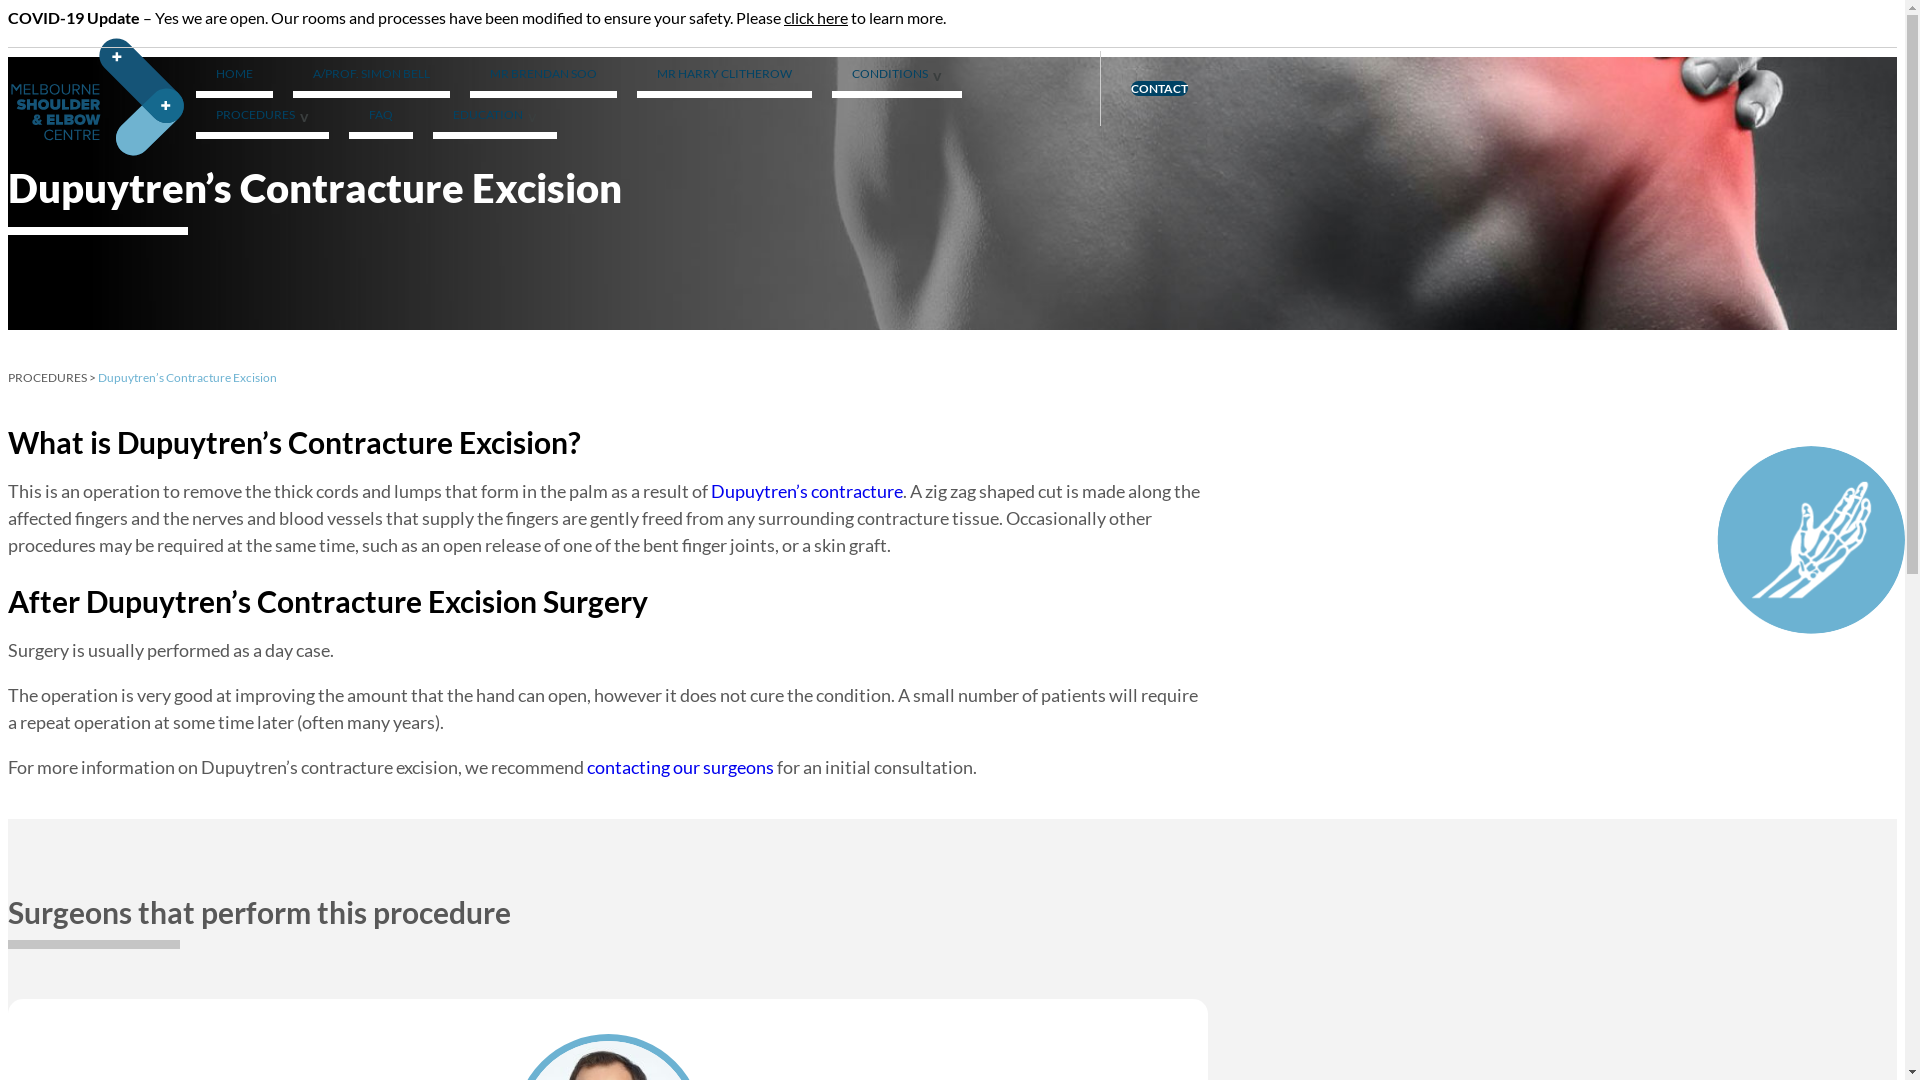 The width and height of the screenshot is (1920, 1080). Describe the element at coordinates (380, 118) in the screenshot. I see `'FAQ'` at that location.